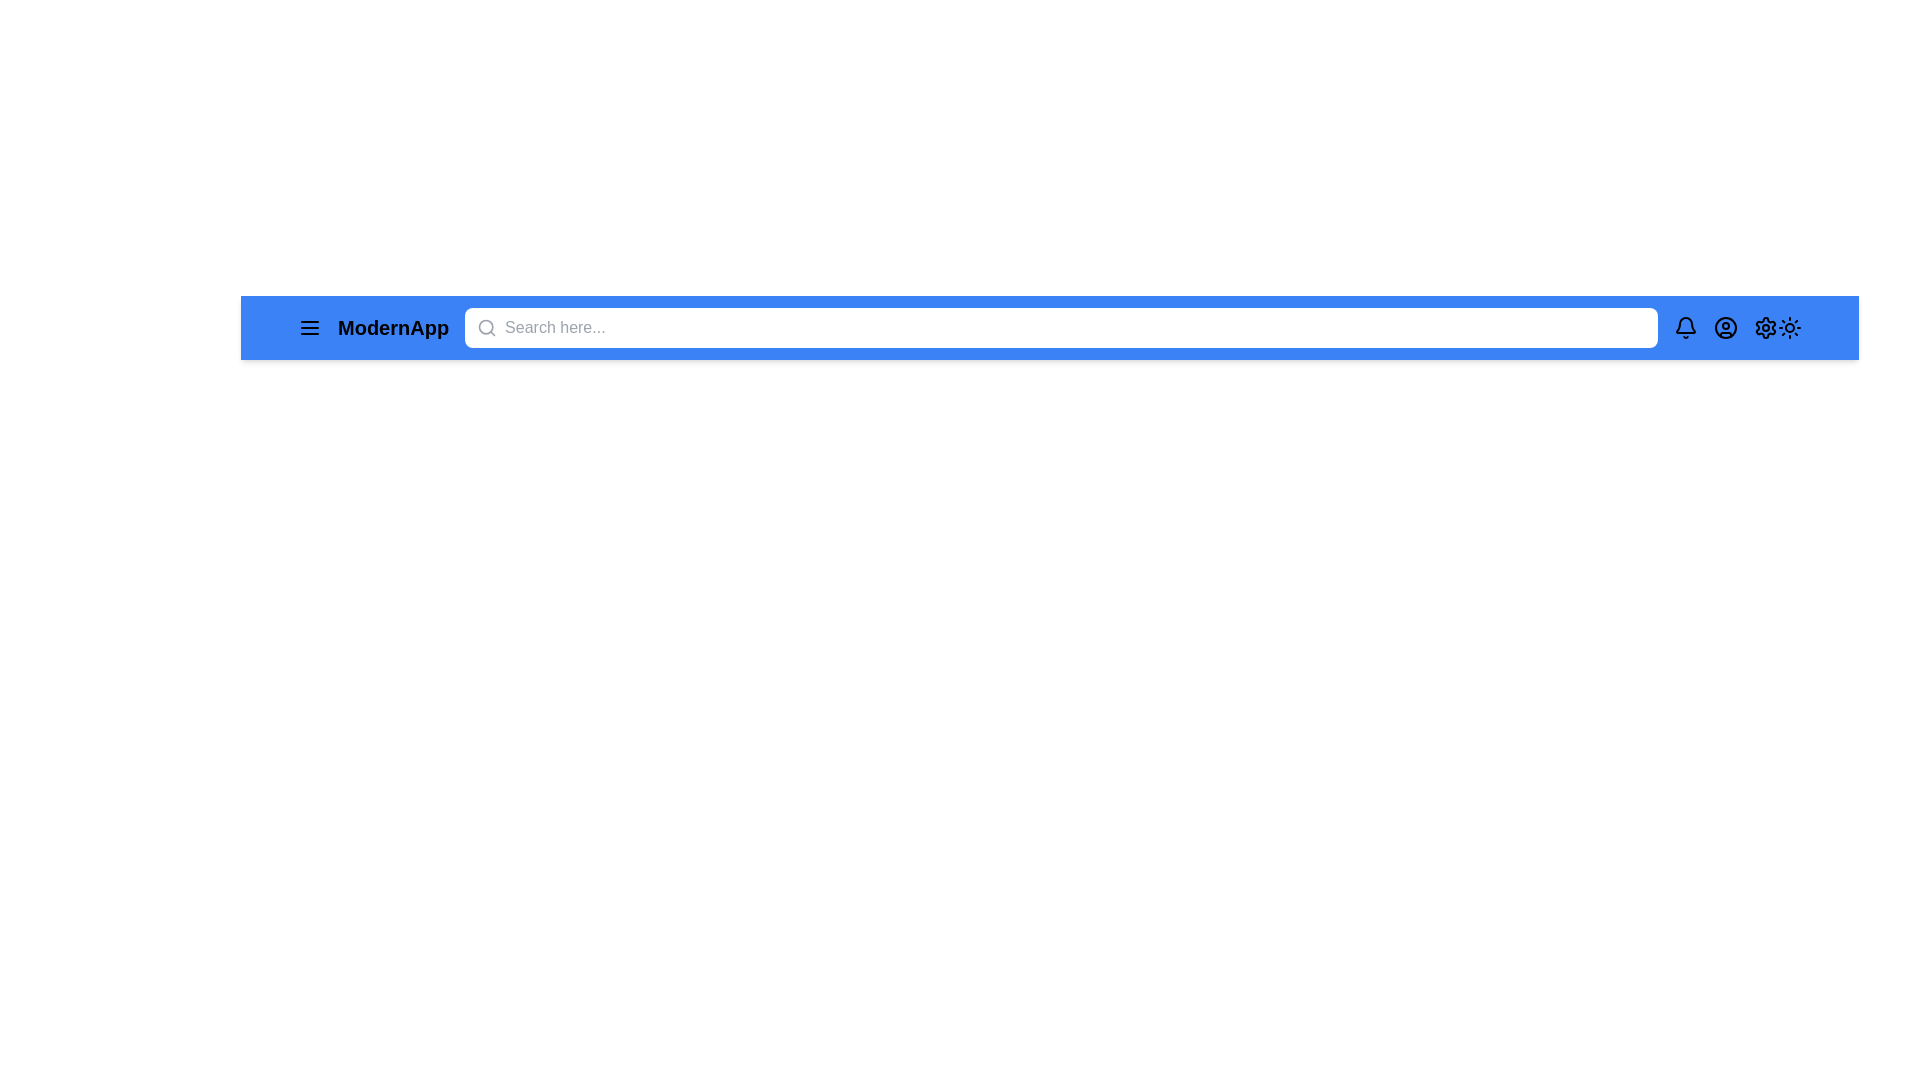 The width and height of the screenshot is (1920, 1080). Describe the element at coordinates (309, 326) in the screenshot. I see `the menu icon to toggle the menu visibility` at that location.